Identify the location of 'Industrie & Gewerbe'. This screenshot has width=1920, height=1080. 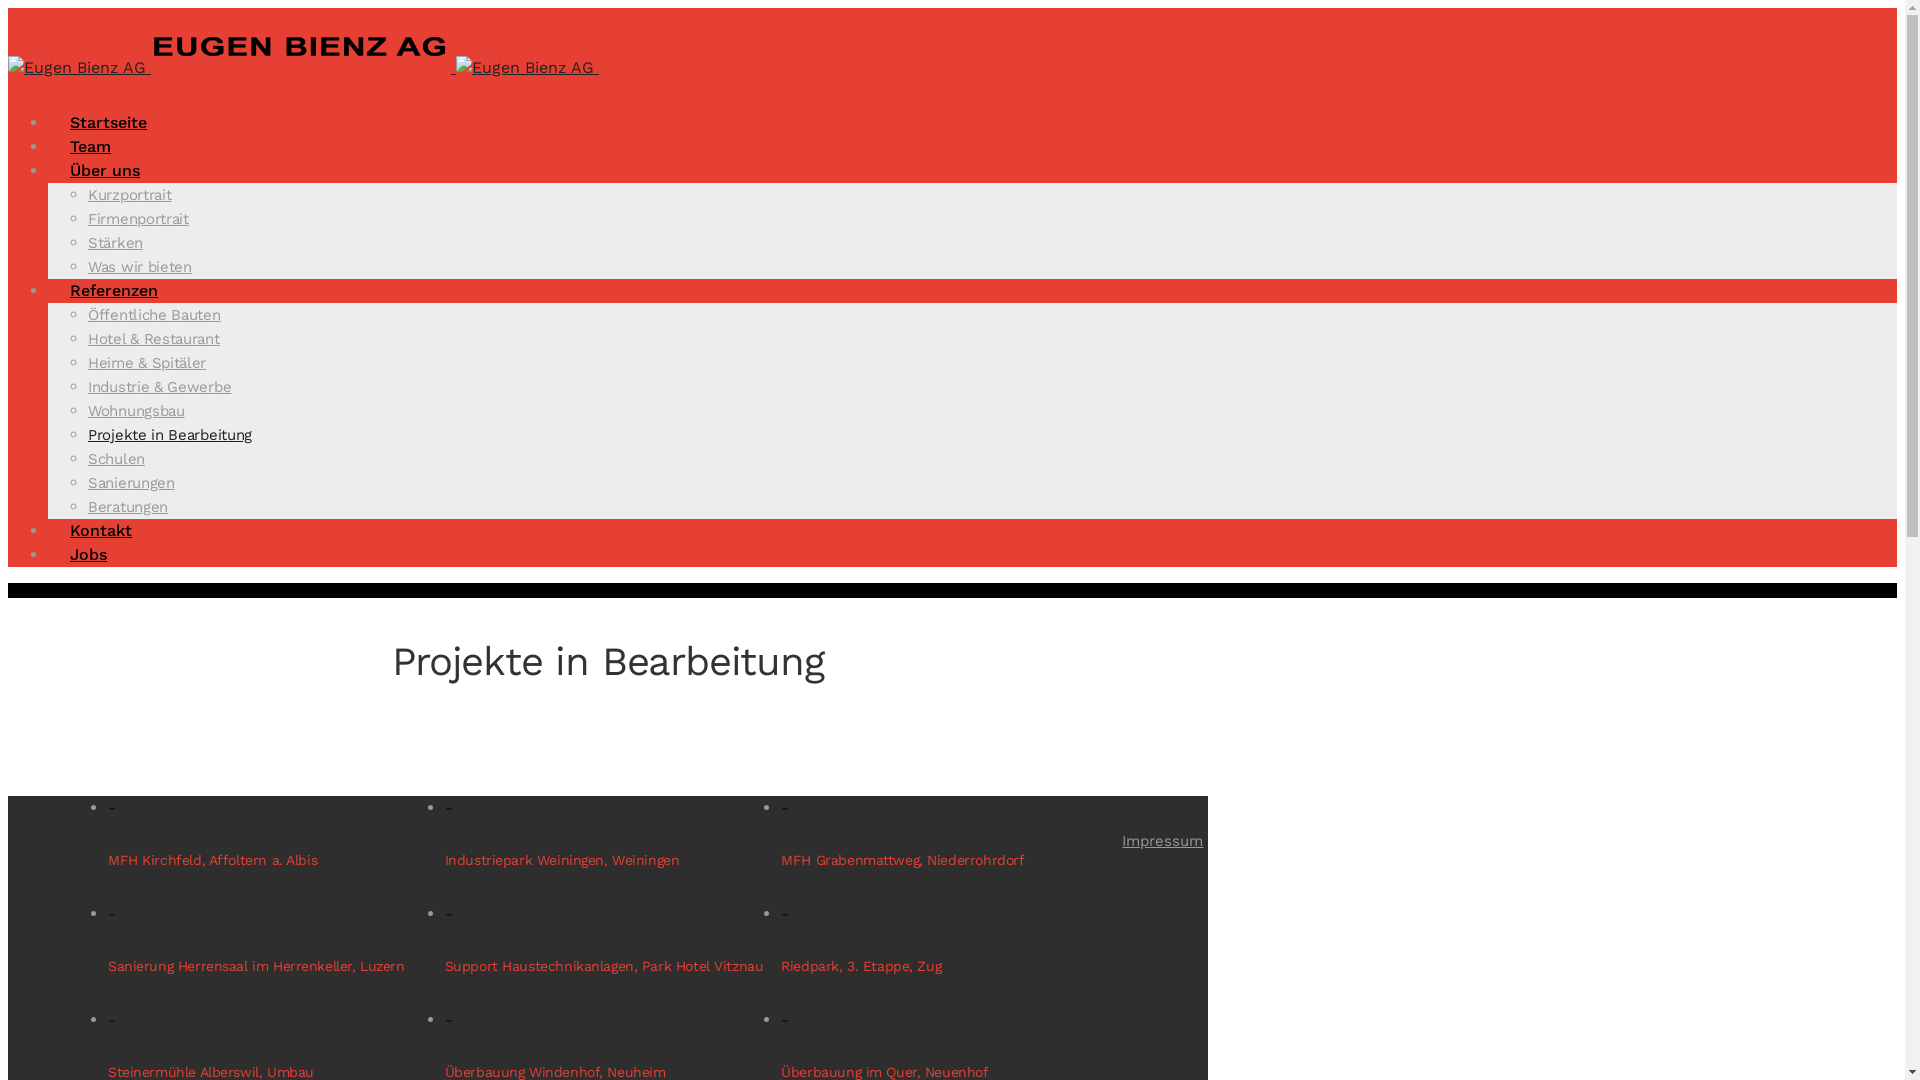
(86, 386).